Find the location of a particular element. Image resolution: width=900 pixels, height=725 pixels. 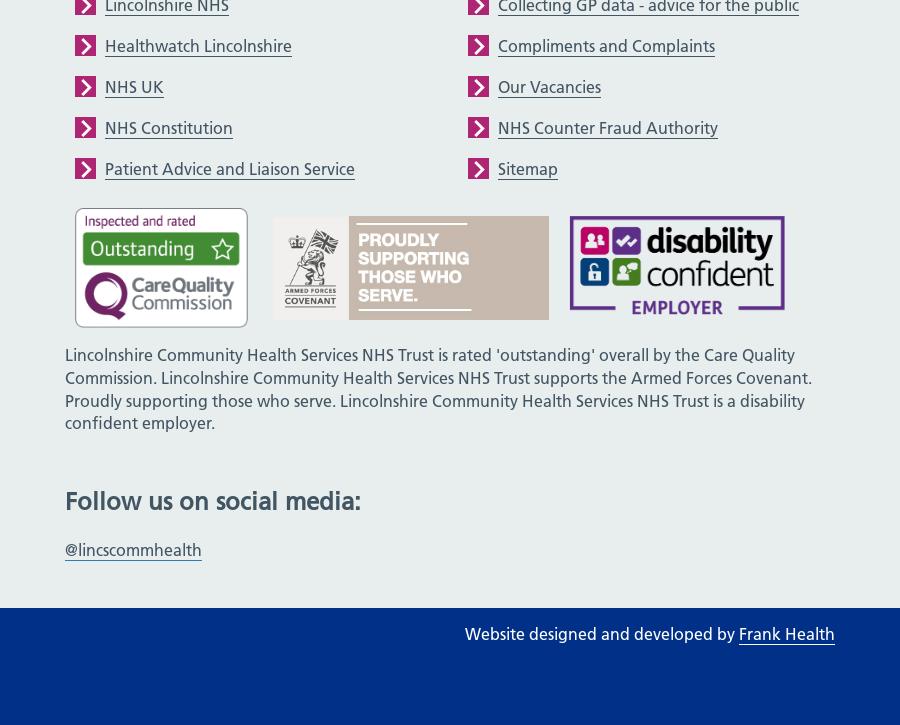

'Sitemap' is located at coordinates (527, 166).